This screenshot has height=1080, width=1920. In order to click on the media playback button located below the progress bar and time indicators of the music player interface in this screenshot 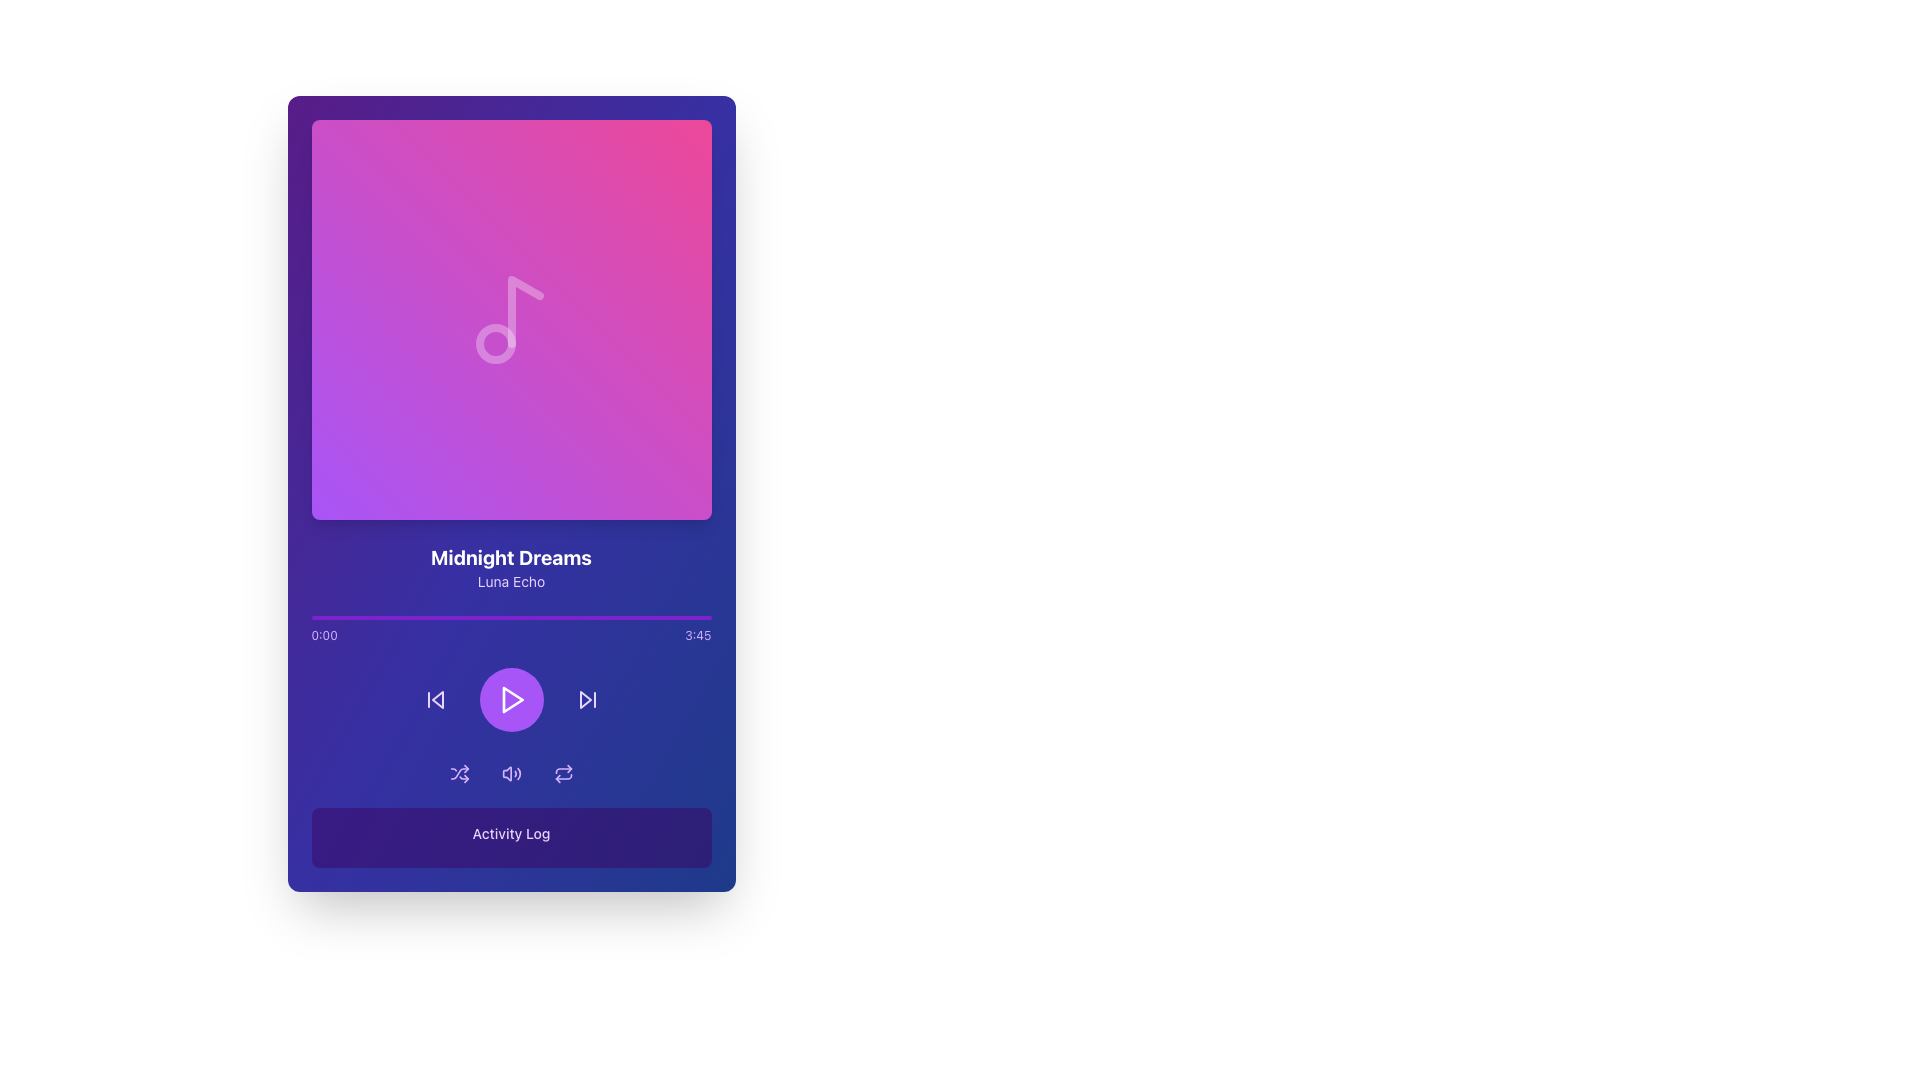, I will do `click(511, 698)`.